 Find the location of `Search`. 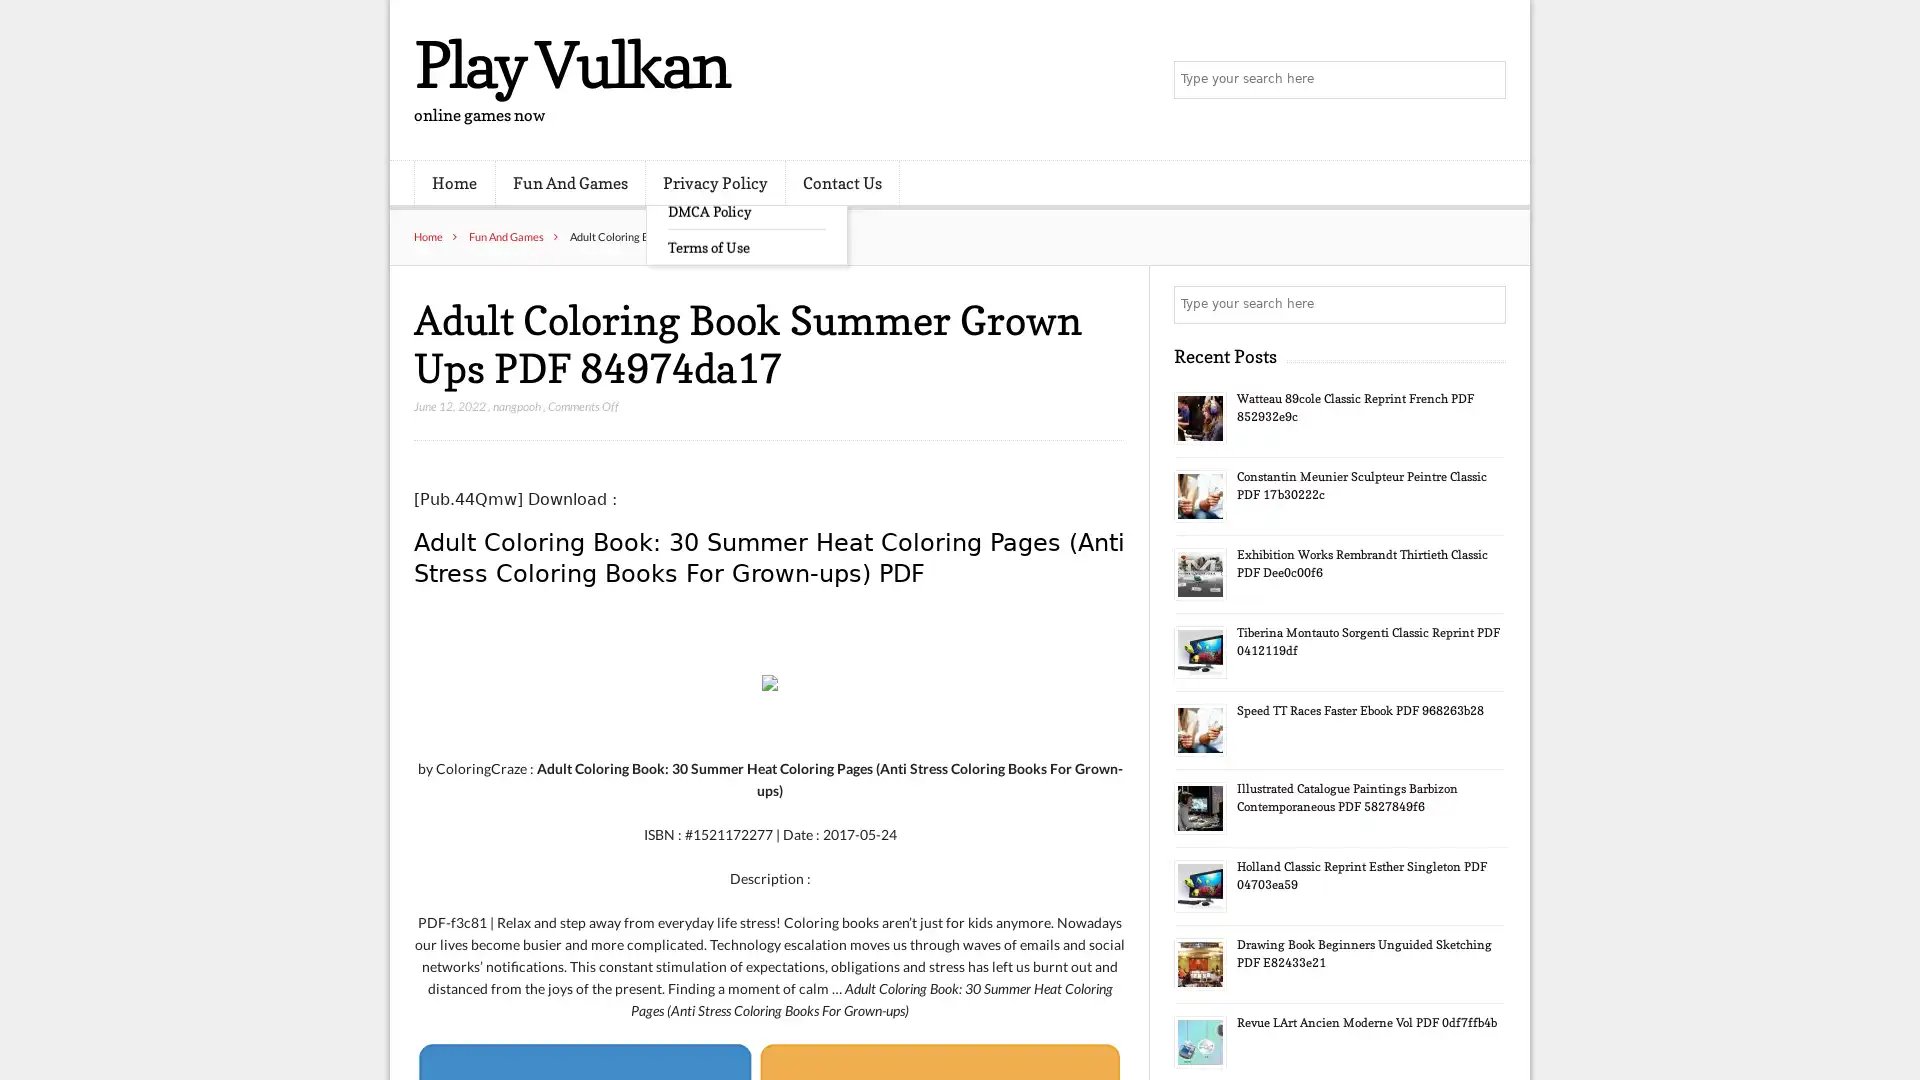

Search is located at coordinates (1485, 304).